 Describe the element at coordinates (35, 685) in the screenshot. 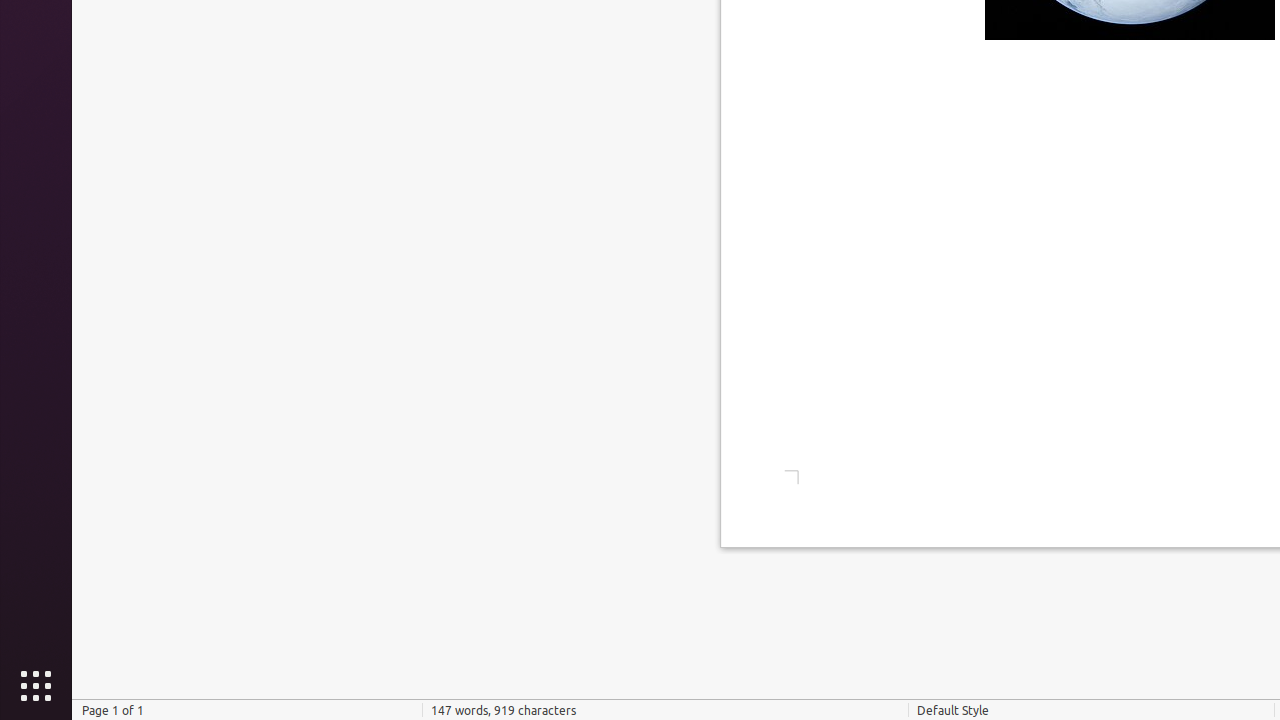

I see `'Show Applications'` at that location.